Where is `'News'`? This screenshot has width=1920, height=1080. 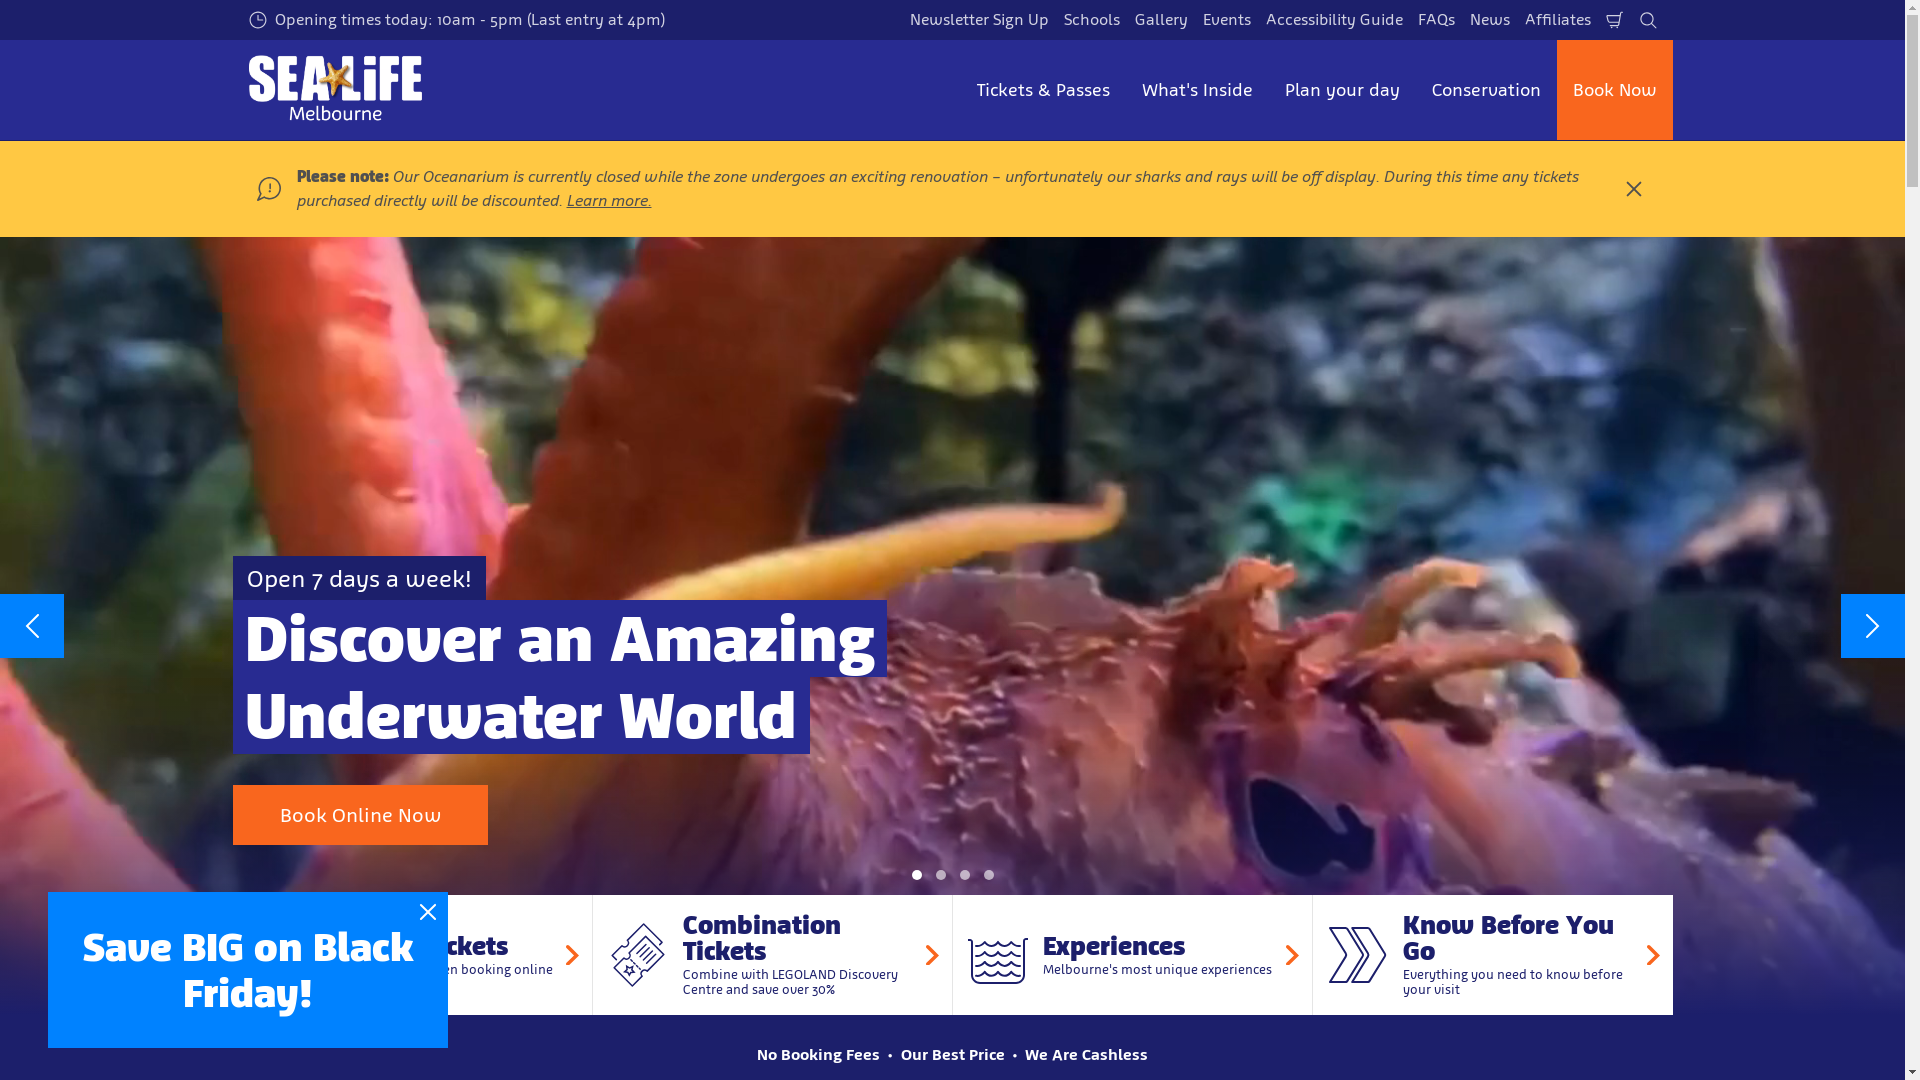 'News' is located at coordinates (1488, 19).